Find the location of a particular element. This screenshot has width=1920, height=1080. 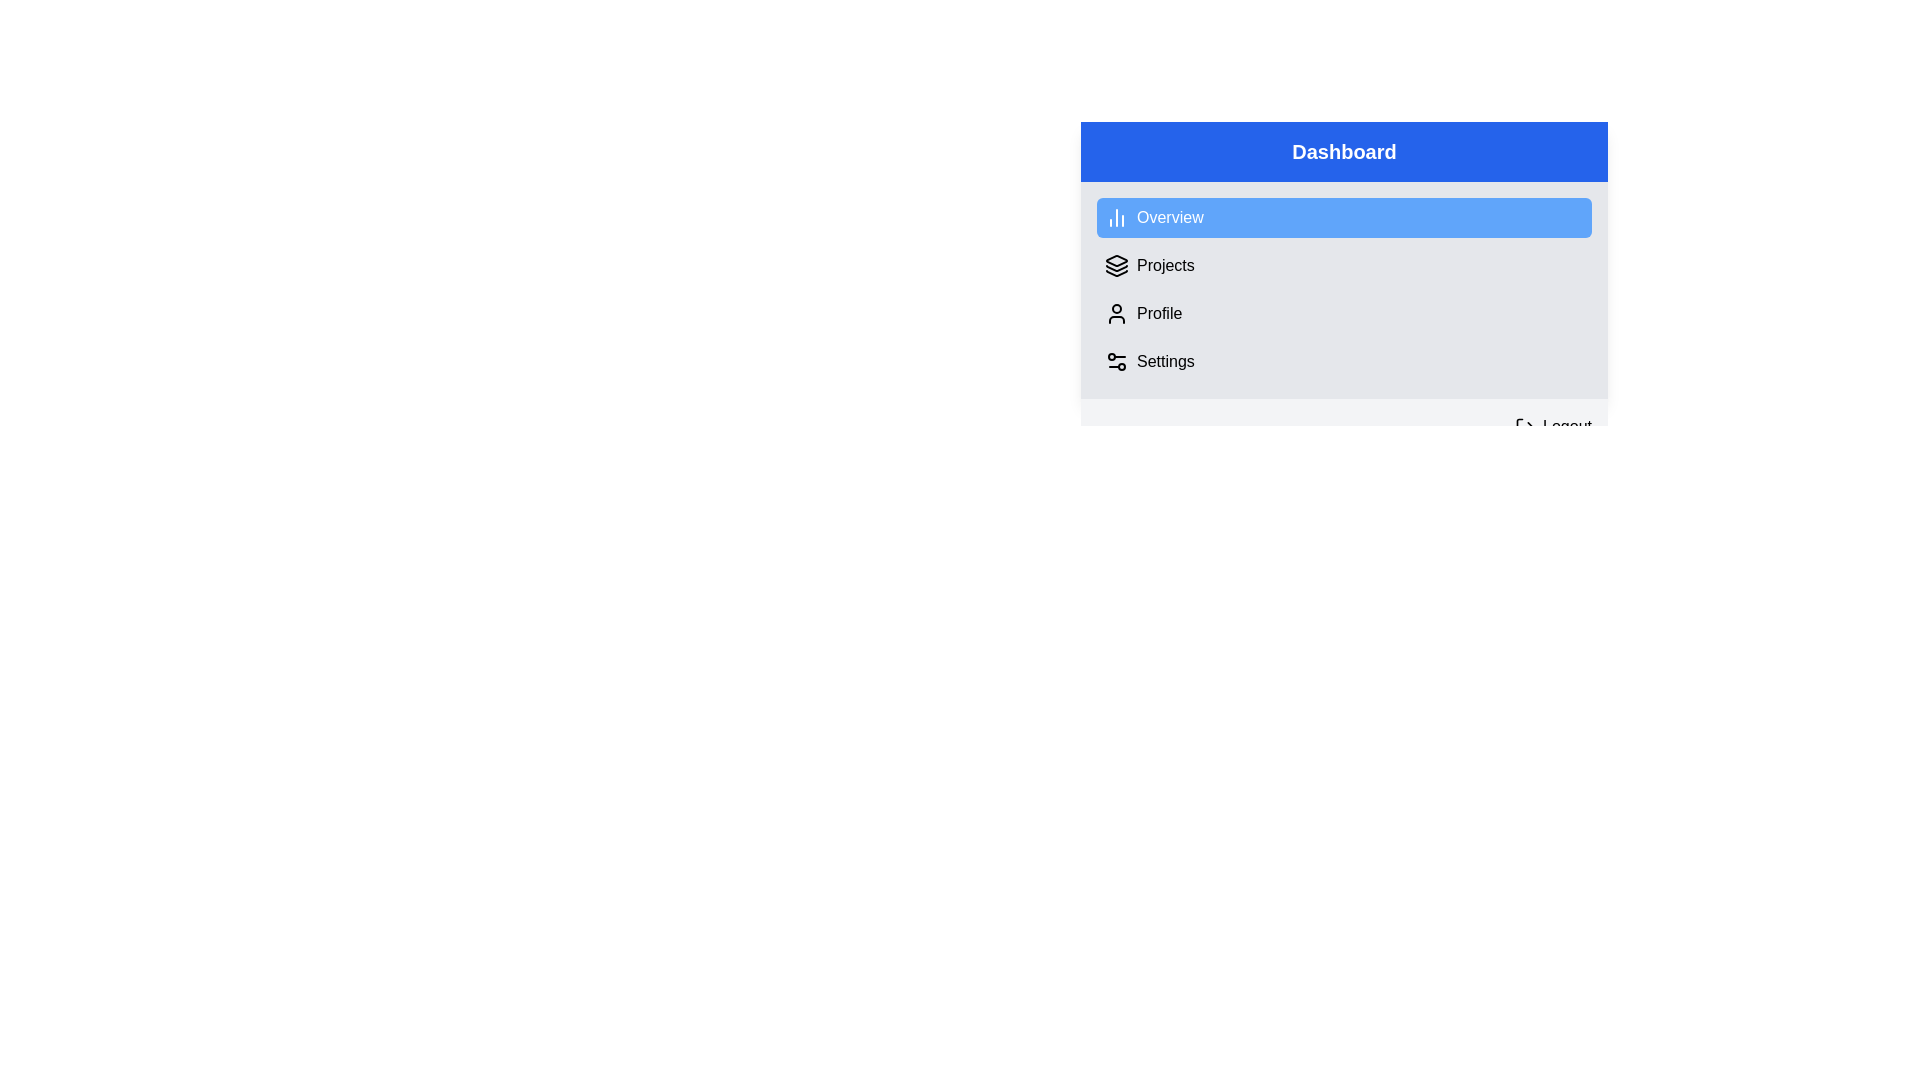

the graphical icon resembling a blue bar chart located to the left of the 'Overview' text within the 'Overview' button in the Dashboard section is located at coordinates (1116, 218).